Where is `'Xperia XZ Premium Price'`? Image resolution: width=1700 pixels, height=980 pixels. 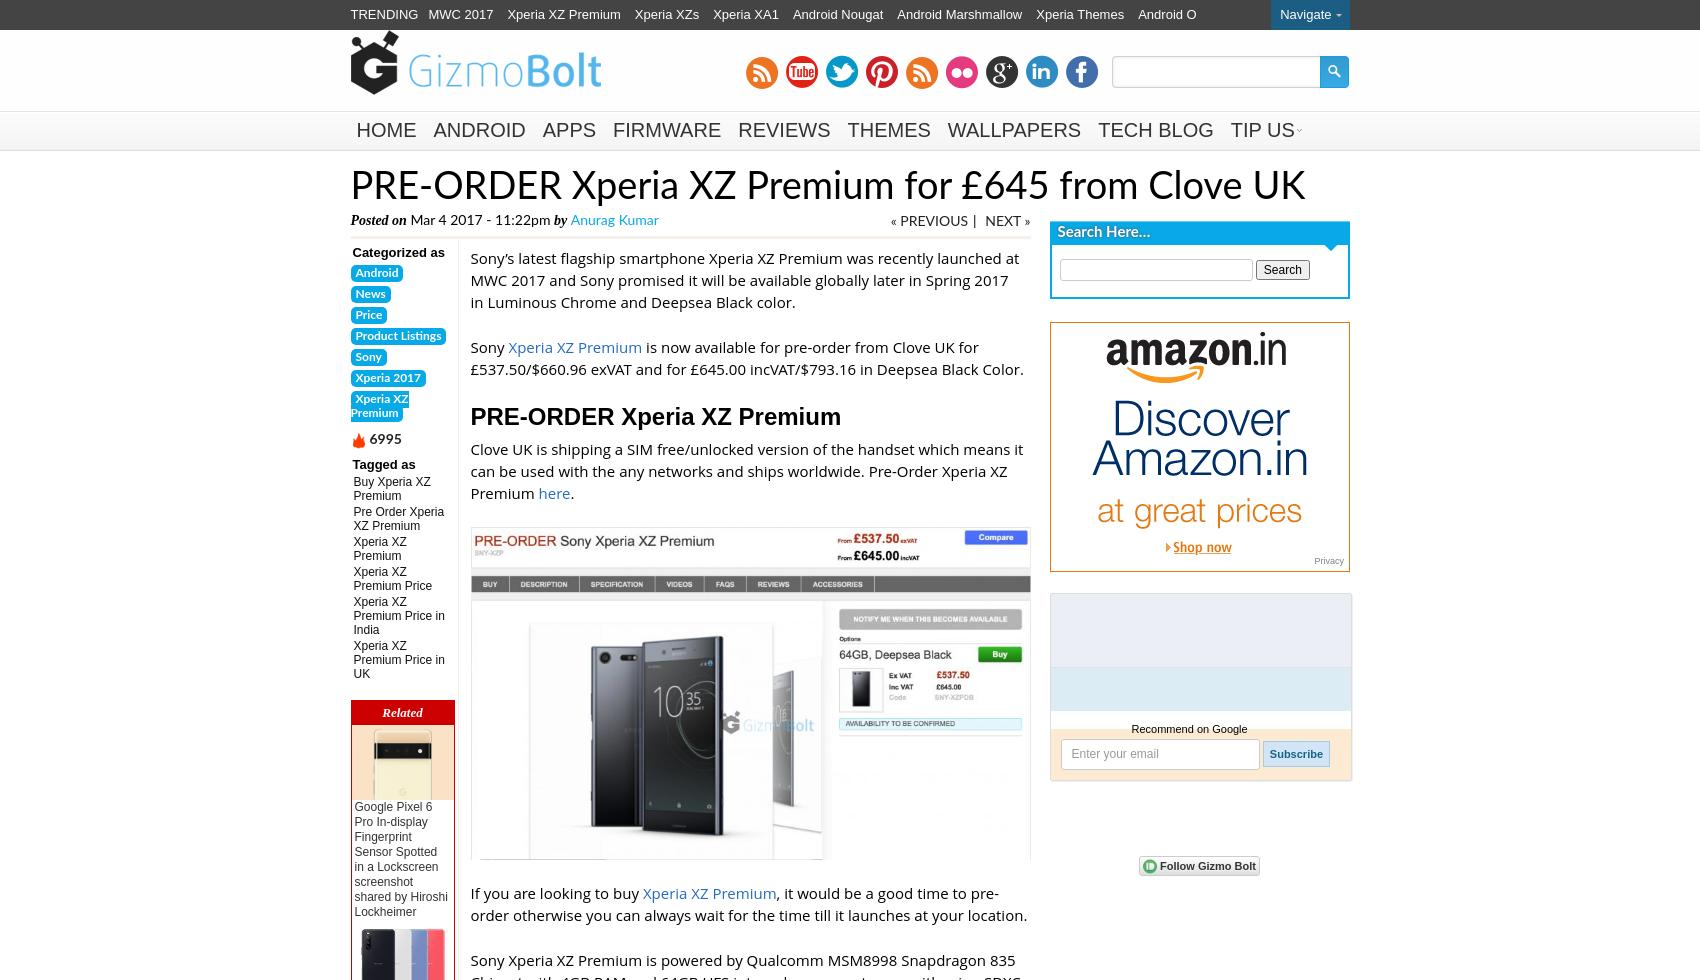 'Xperia XZ Premium Price' is located at coordinates (391, 578).